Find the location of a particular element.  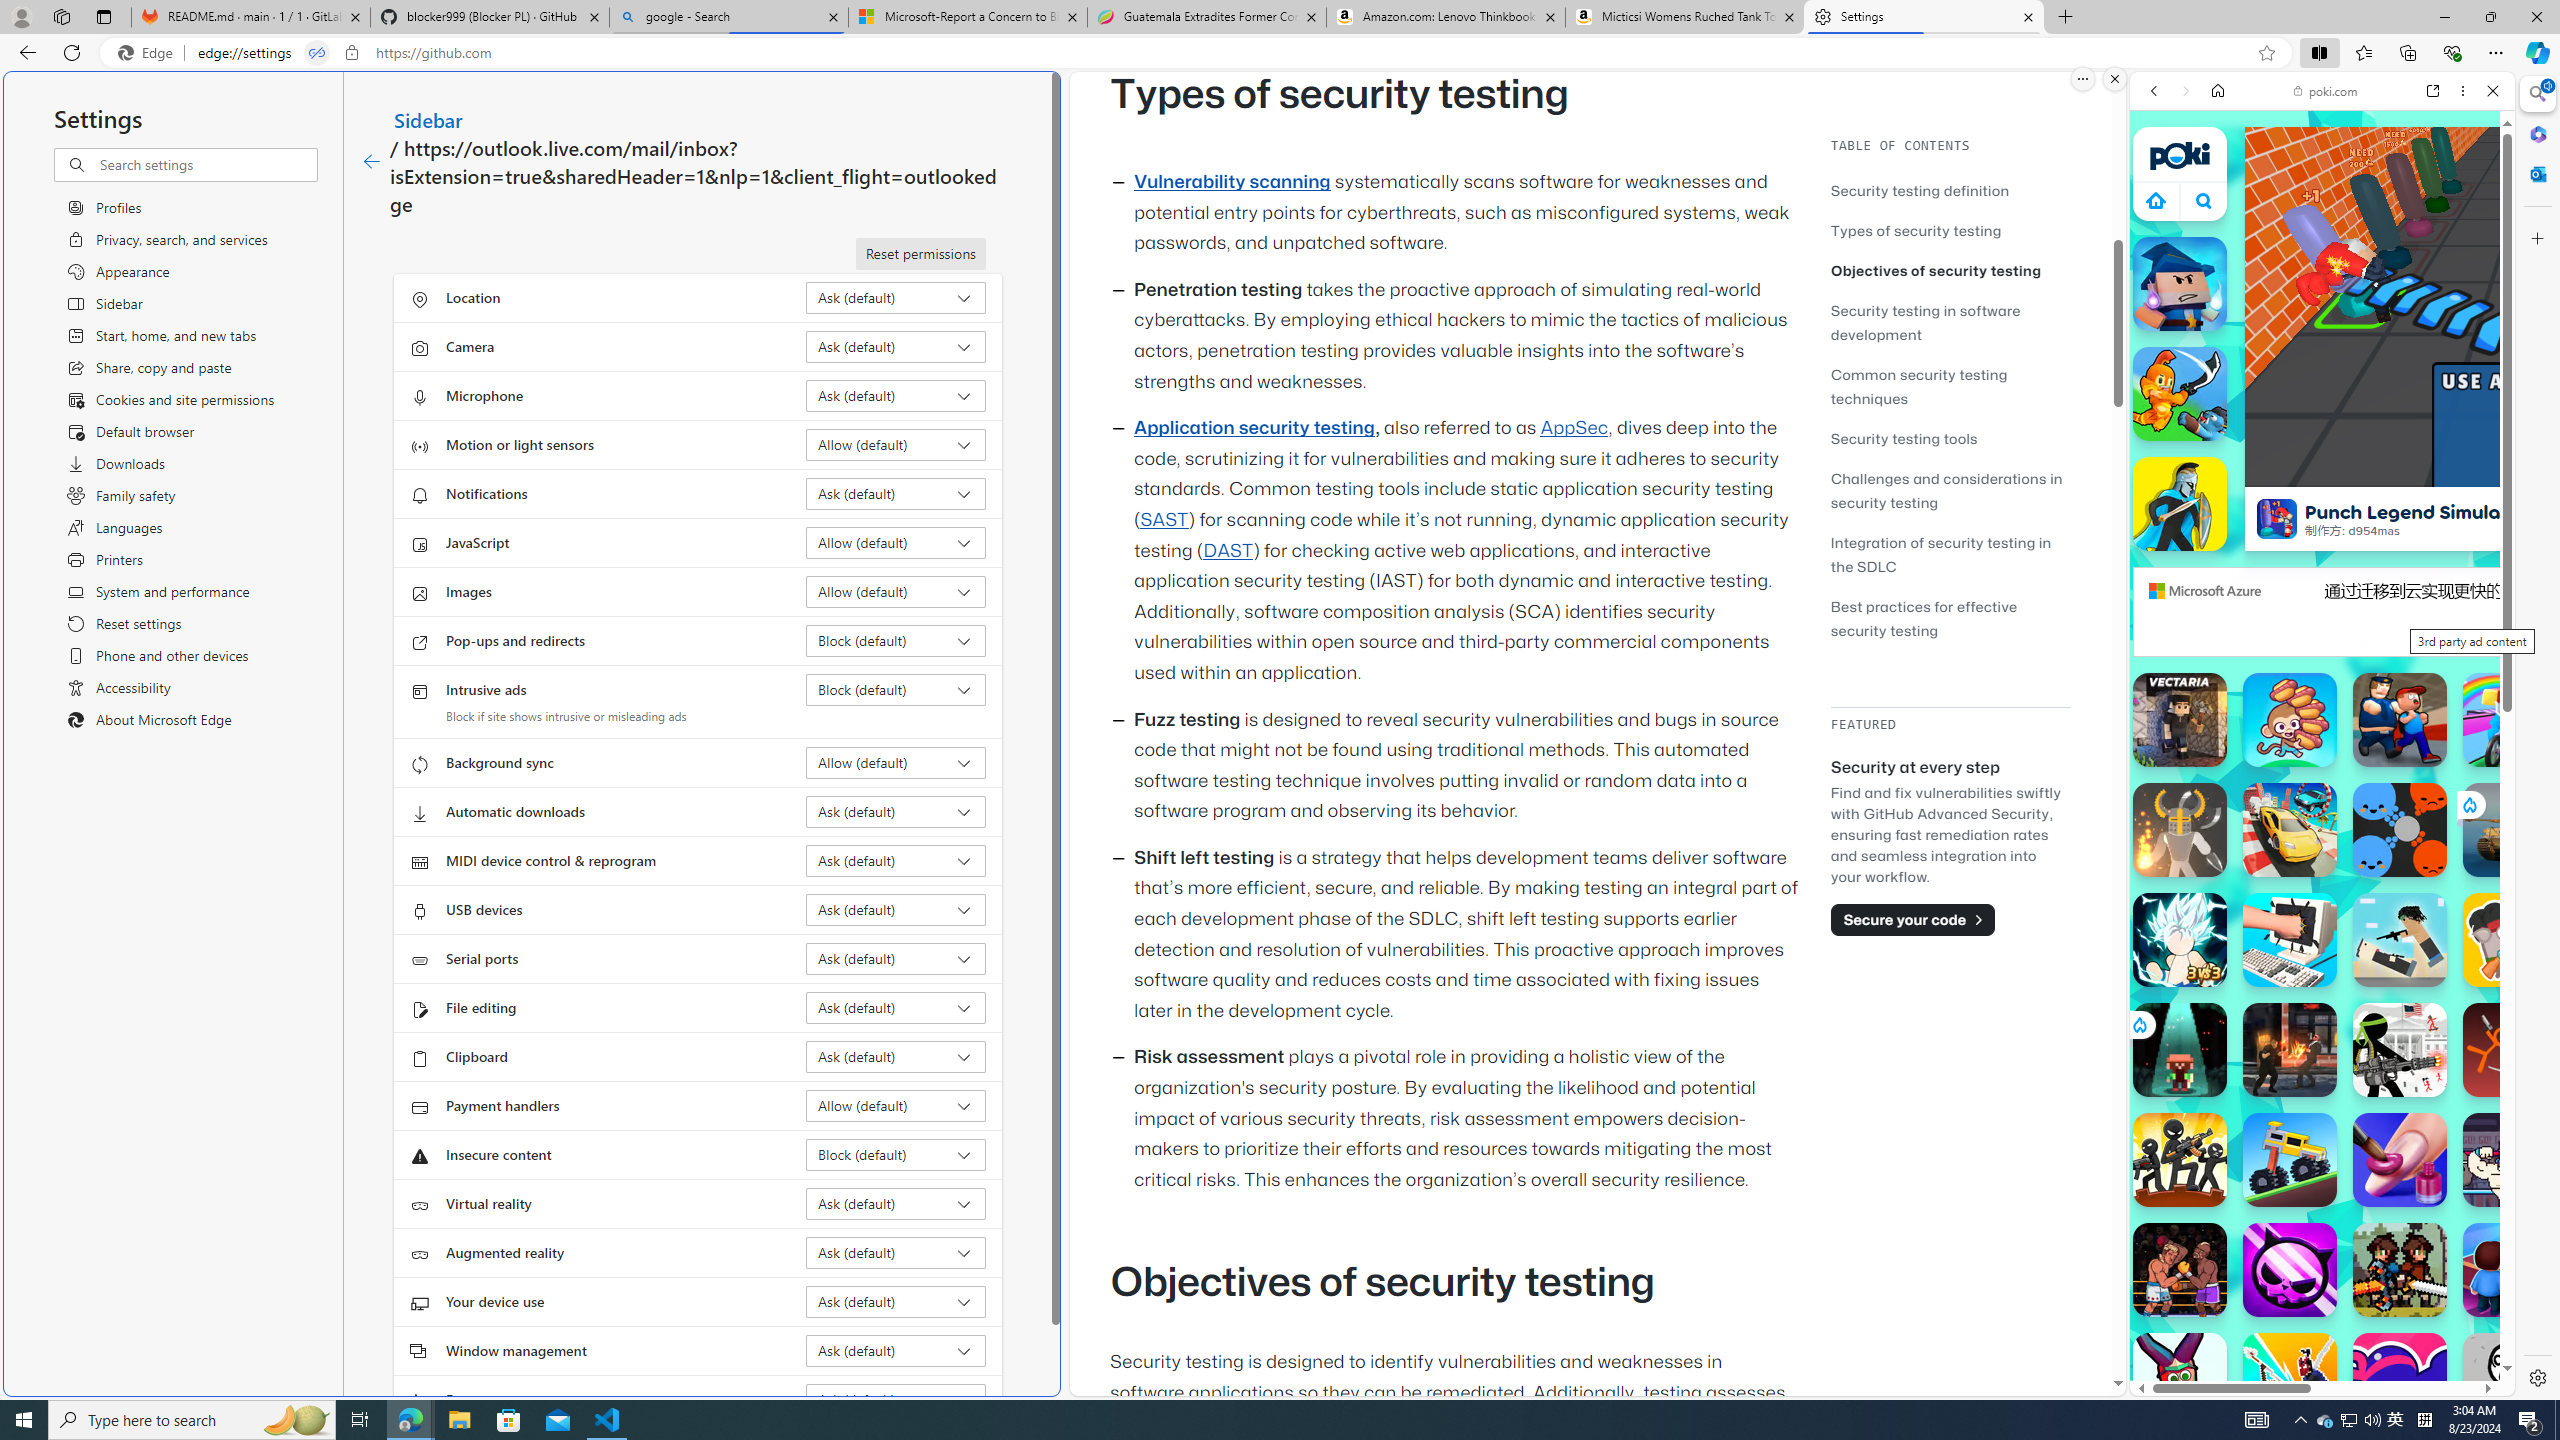

'Virtual reality Ask (default)' is located at coordinates (896, 1202).